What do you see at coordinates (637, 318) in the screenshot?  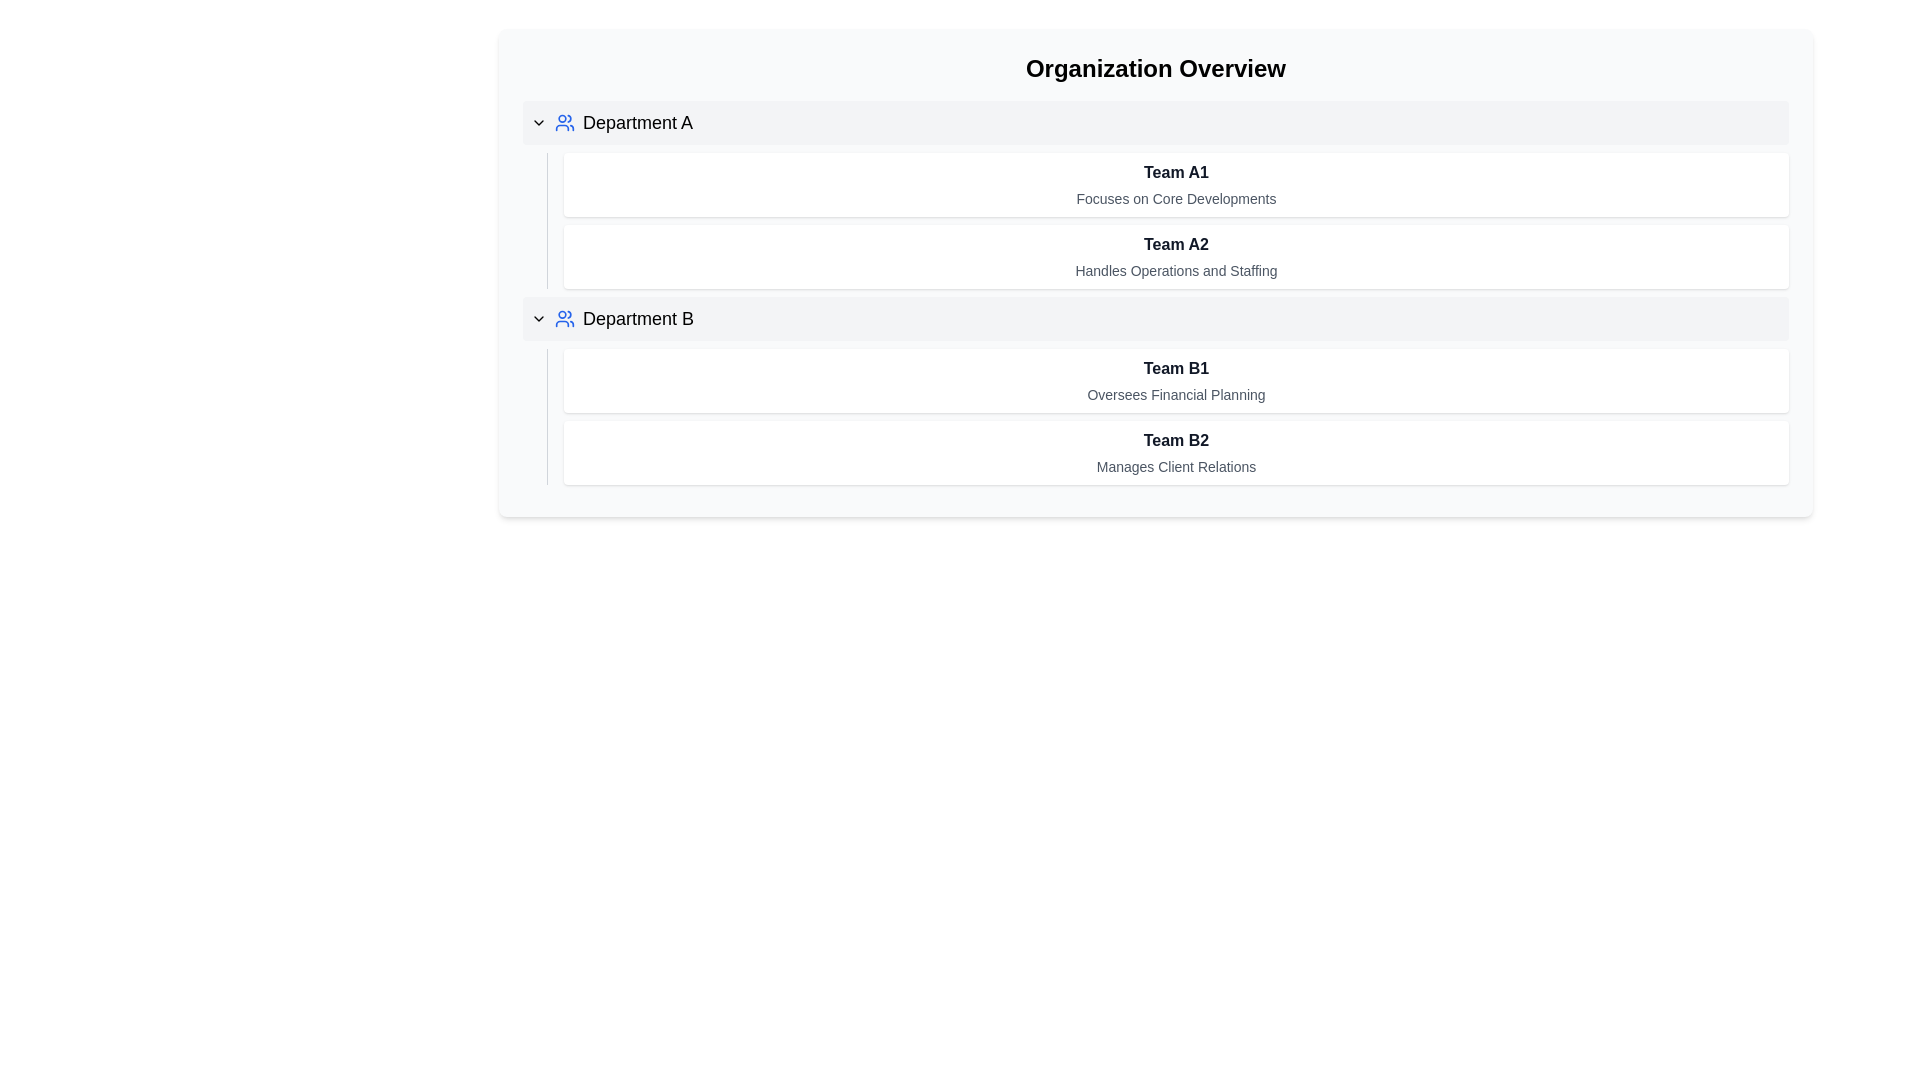 I see `the 'Department B' text label element, which is part of a clickable row with a user group icon on the left and an expand arrow on the right` at bounding box center [637, 318].